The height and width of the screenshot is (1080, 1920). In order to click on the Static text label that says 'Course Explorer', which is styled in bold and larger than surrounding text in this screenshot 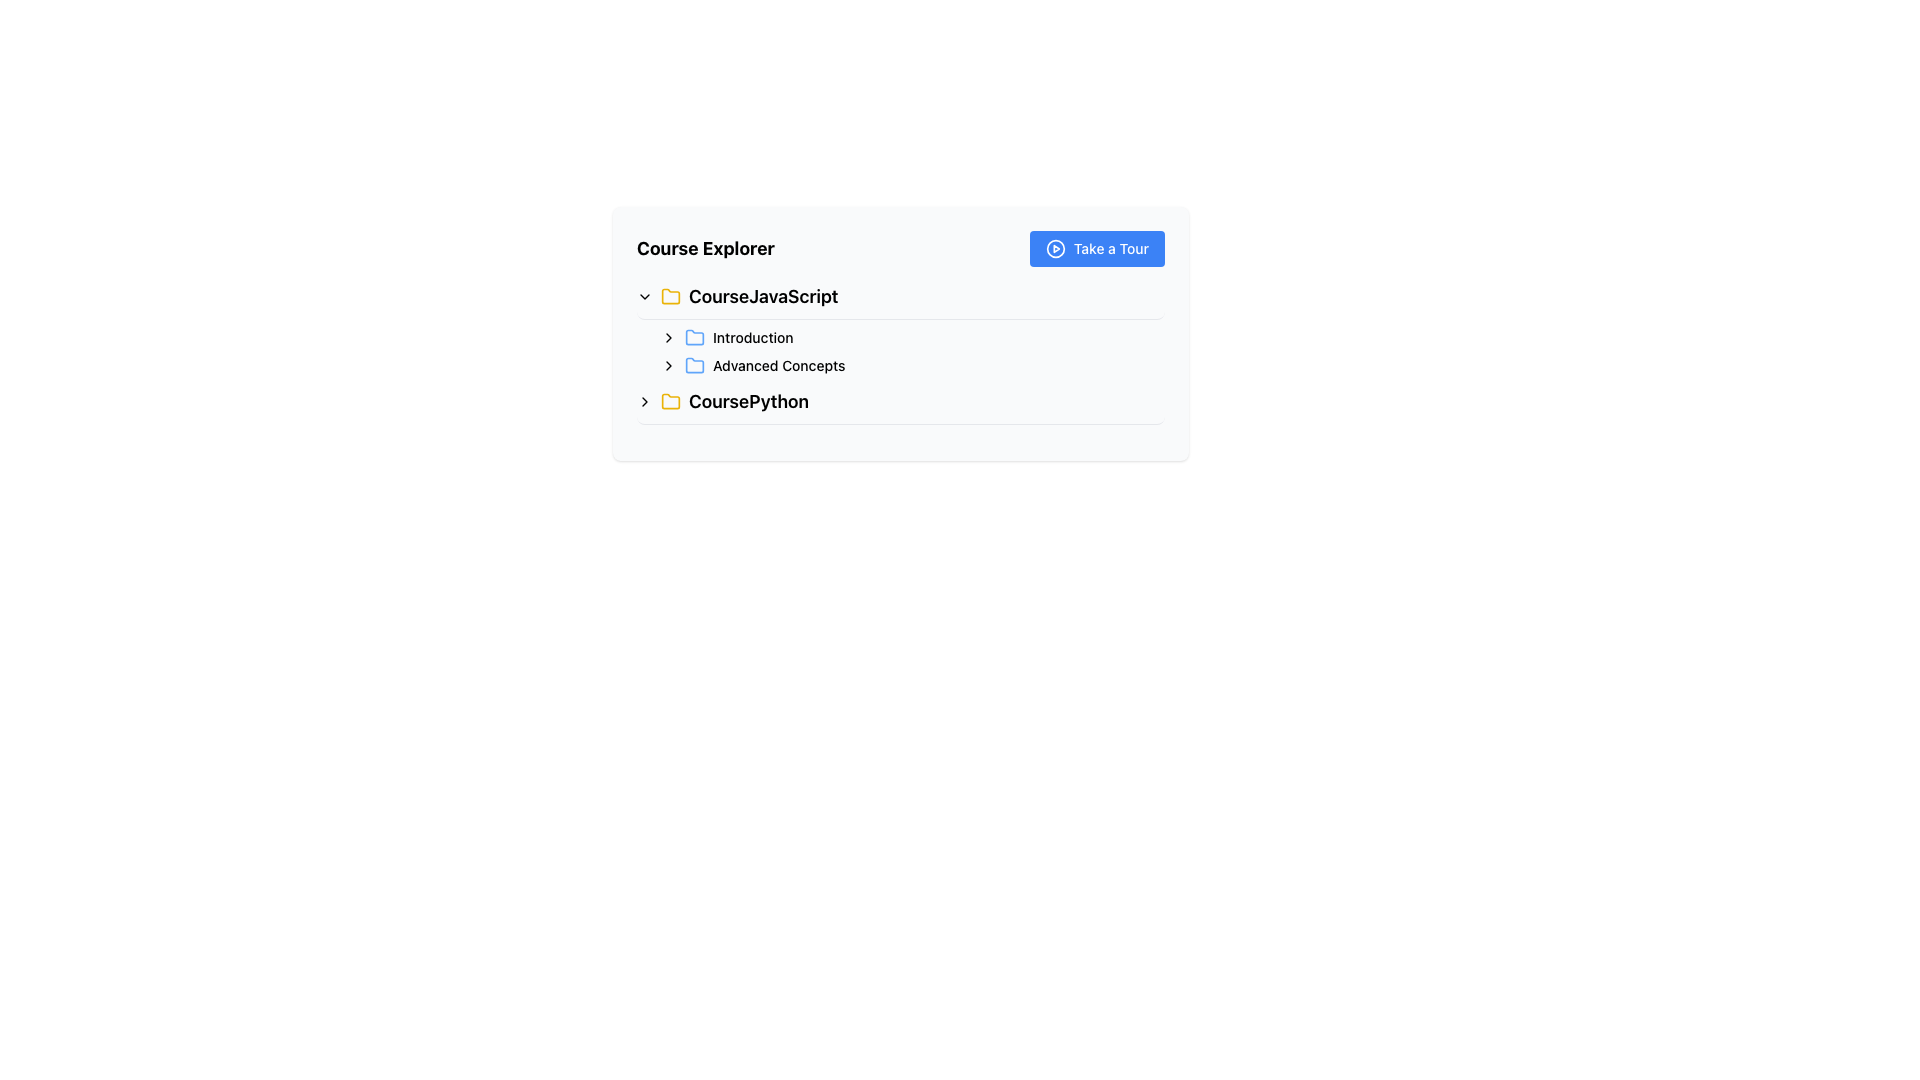, I will do `click(705, 248)`.